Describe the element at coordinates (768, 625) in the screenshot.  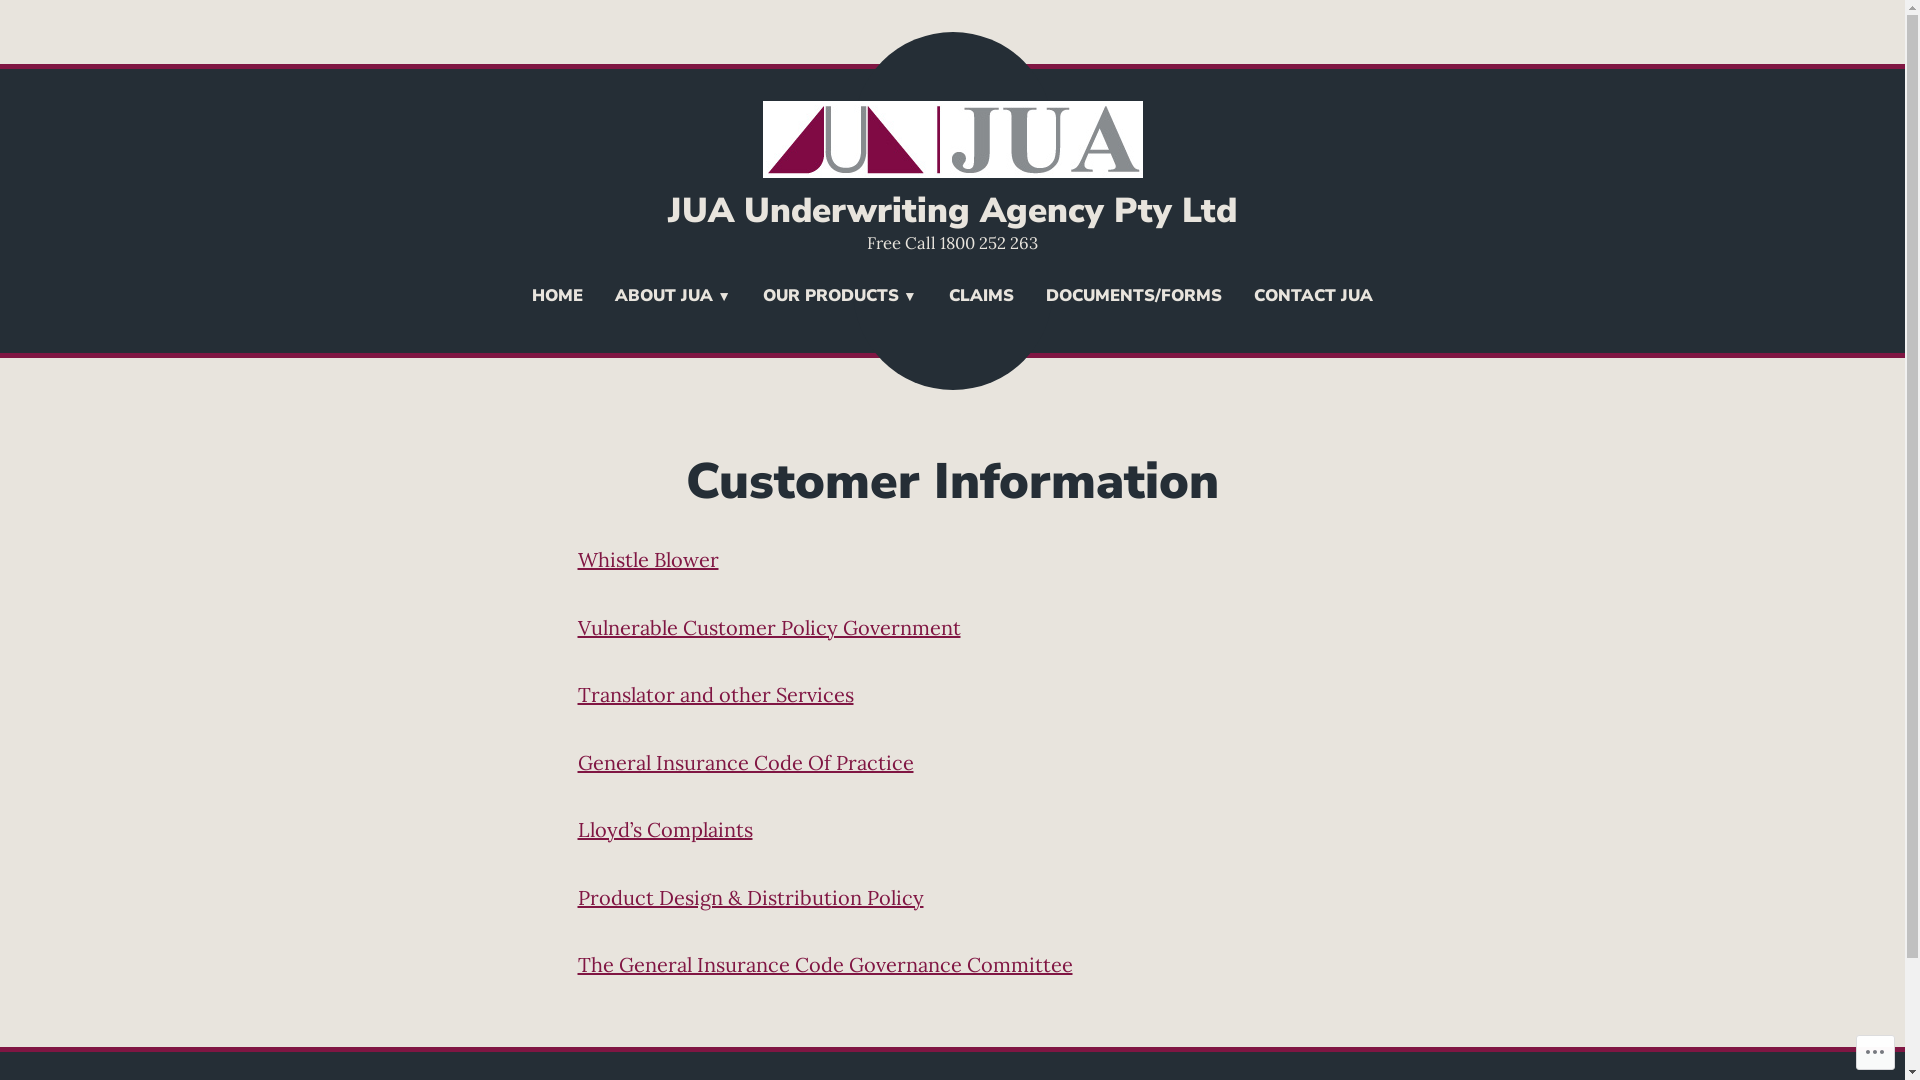
I see `'Vulnerable Customer Policy Government'` at that location.